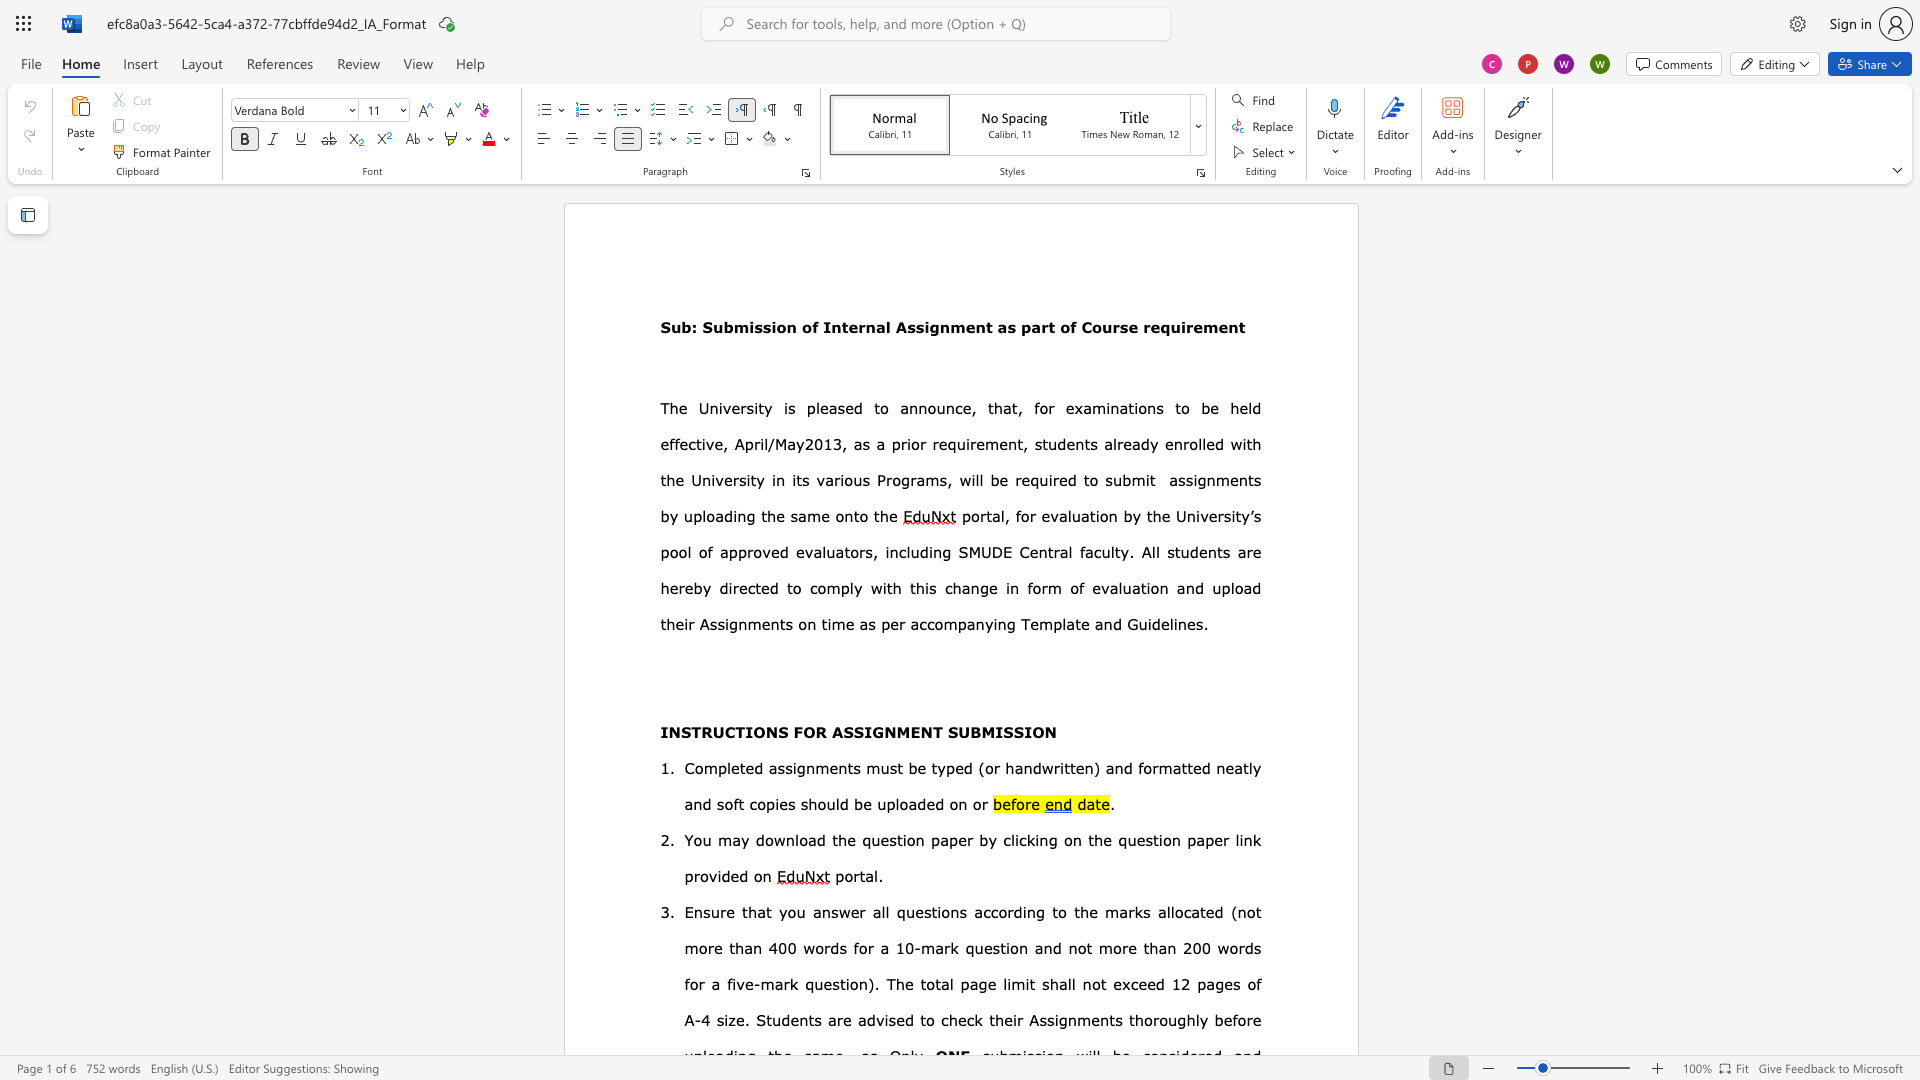  Describe the element at coordinates (676, 326) in the screenshot. I see `the 1th character "u" in the text` at that location.